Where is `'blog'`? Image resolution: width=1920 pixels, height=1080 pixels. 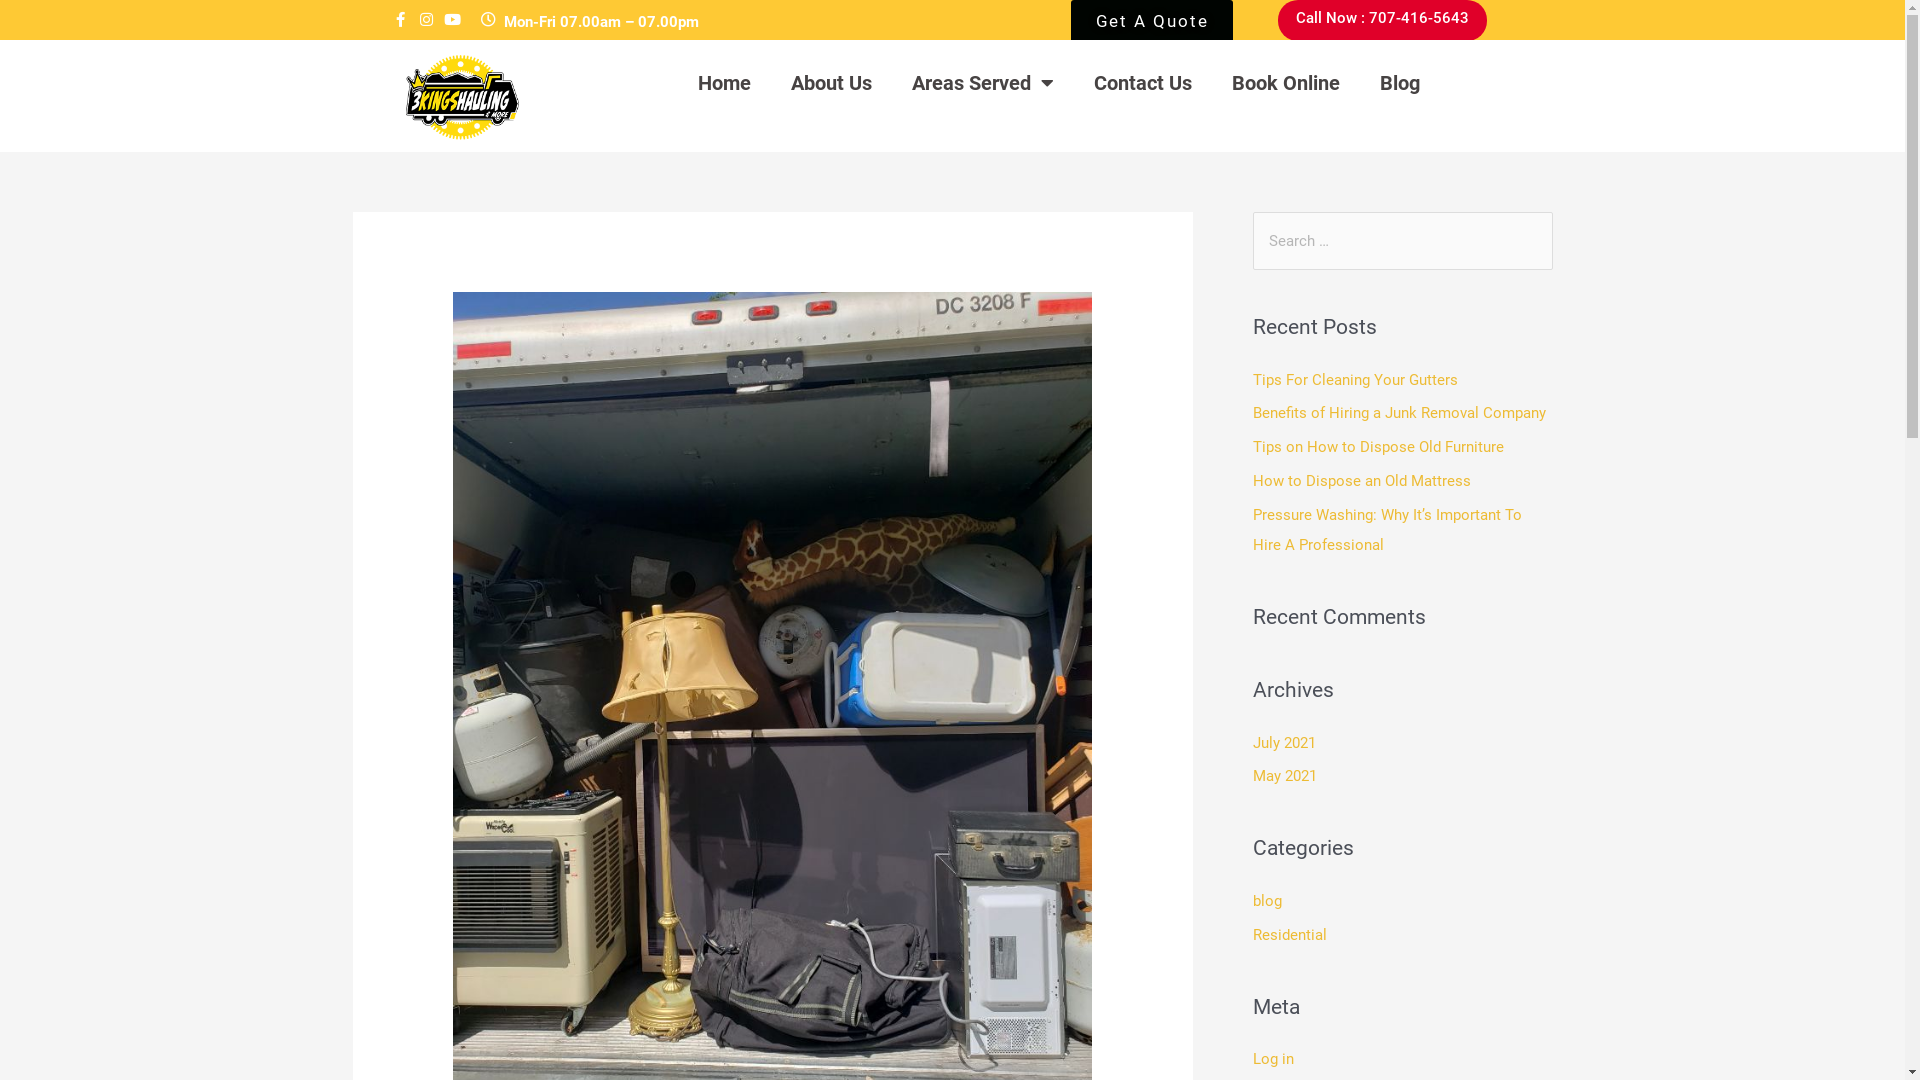 'blog' is located at coordinates (1265, 901).